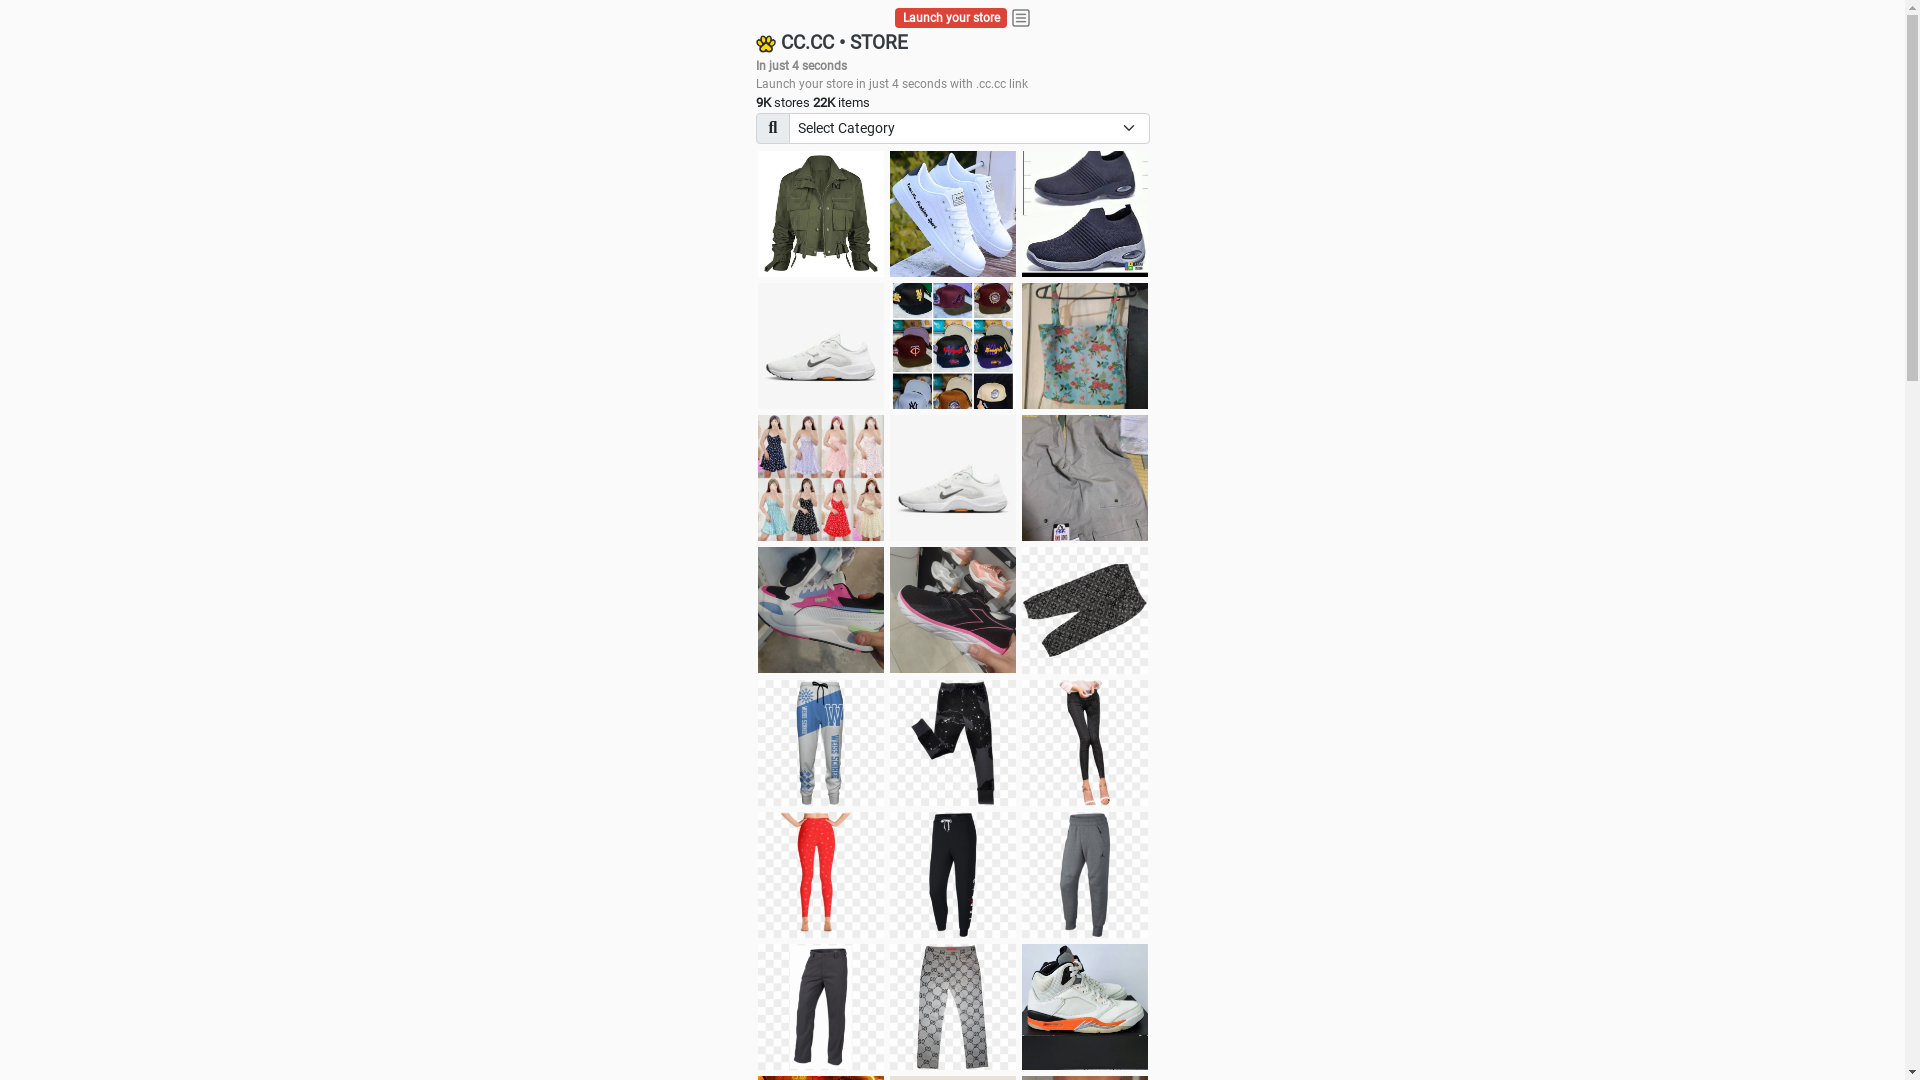 The height and width of the screenshot is (1080, 1920). What do you see at coordinates (888, 608) in the screenshot?
I see `'Zapatillas'` at bounding box center [888, 608].